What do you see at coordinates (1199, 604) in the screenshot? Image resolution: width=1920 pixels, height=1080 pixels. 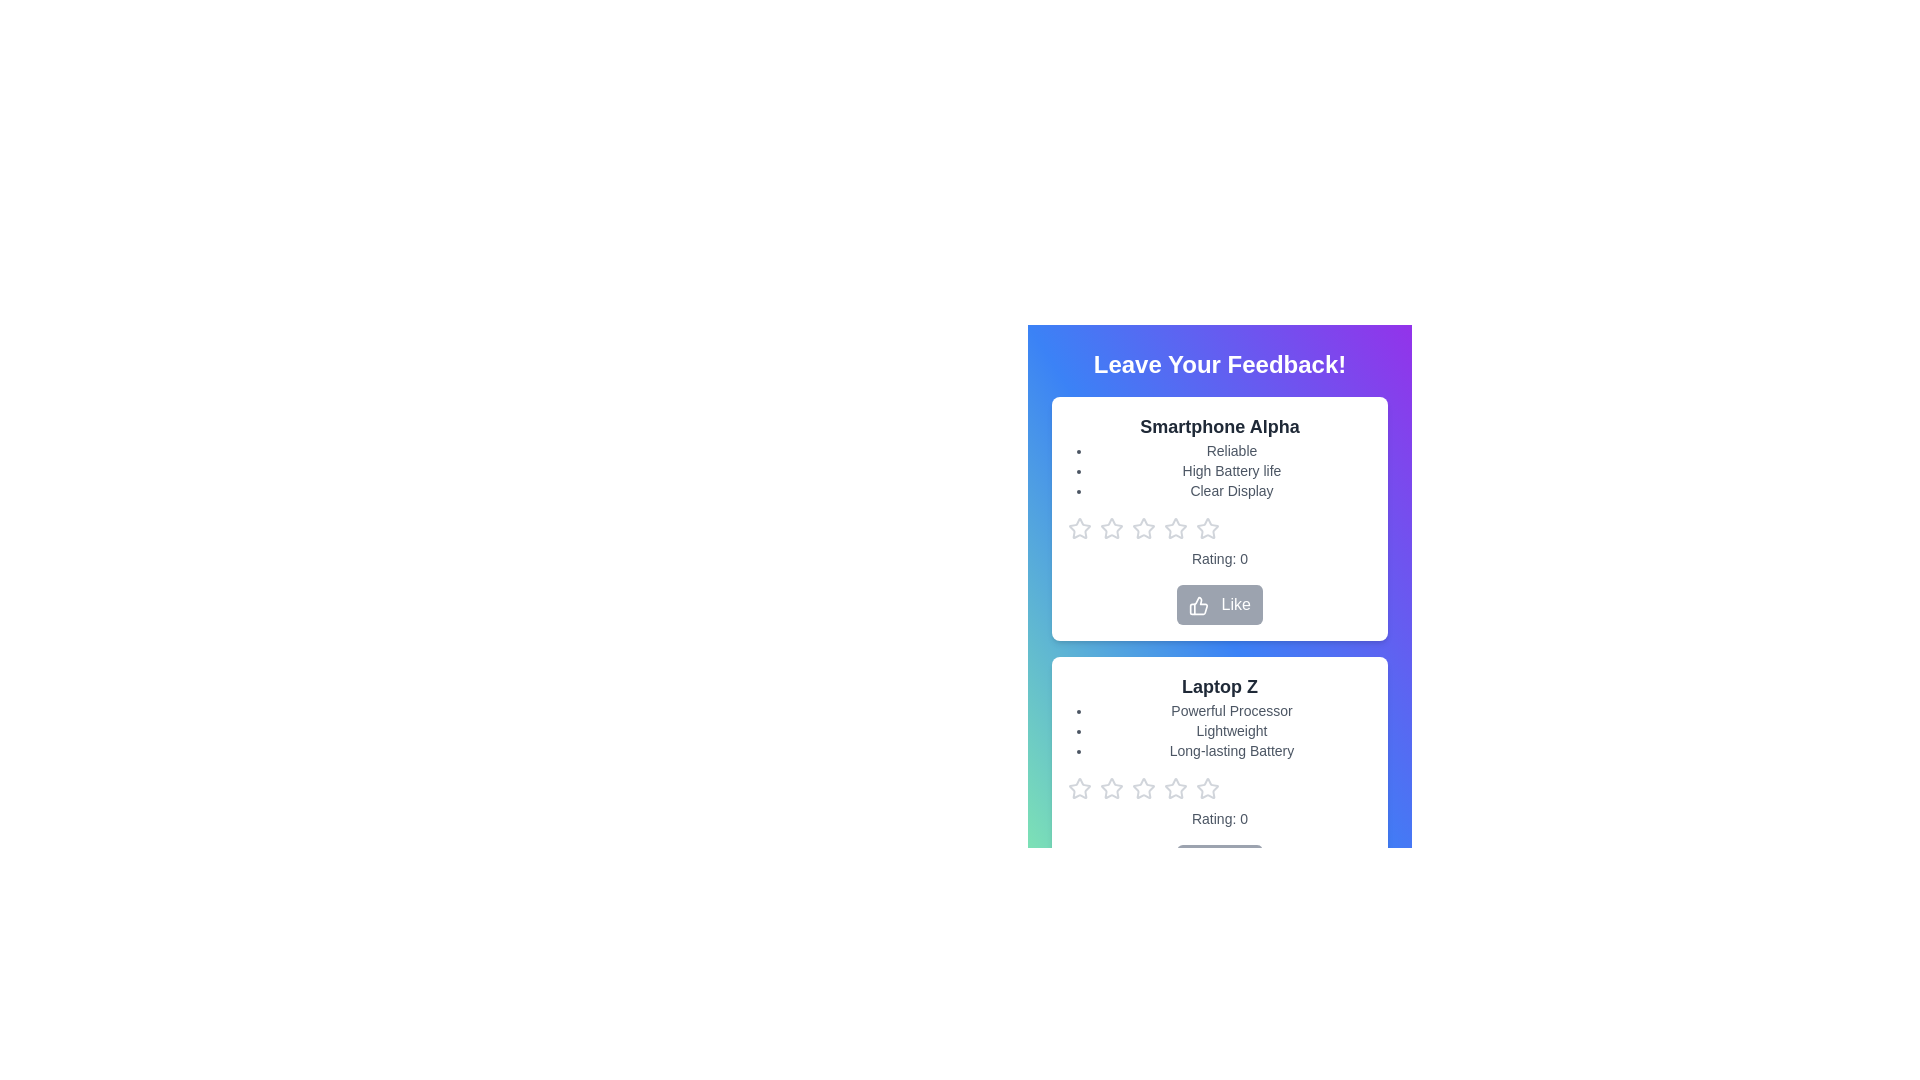 I see `the 'Like' button icon located within the first product card titled 'Smartphone Alpha', positioned to the left of the text 'Like'` at bounding box center [1199, 604].